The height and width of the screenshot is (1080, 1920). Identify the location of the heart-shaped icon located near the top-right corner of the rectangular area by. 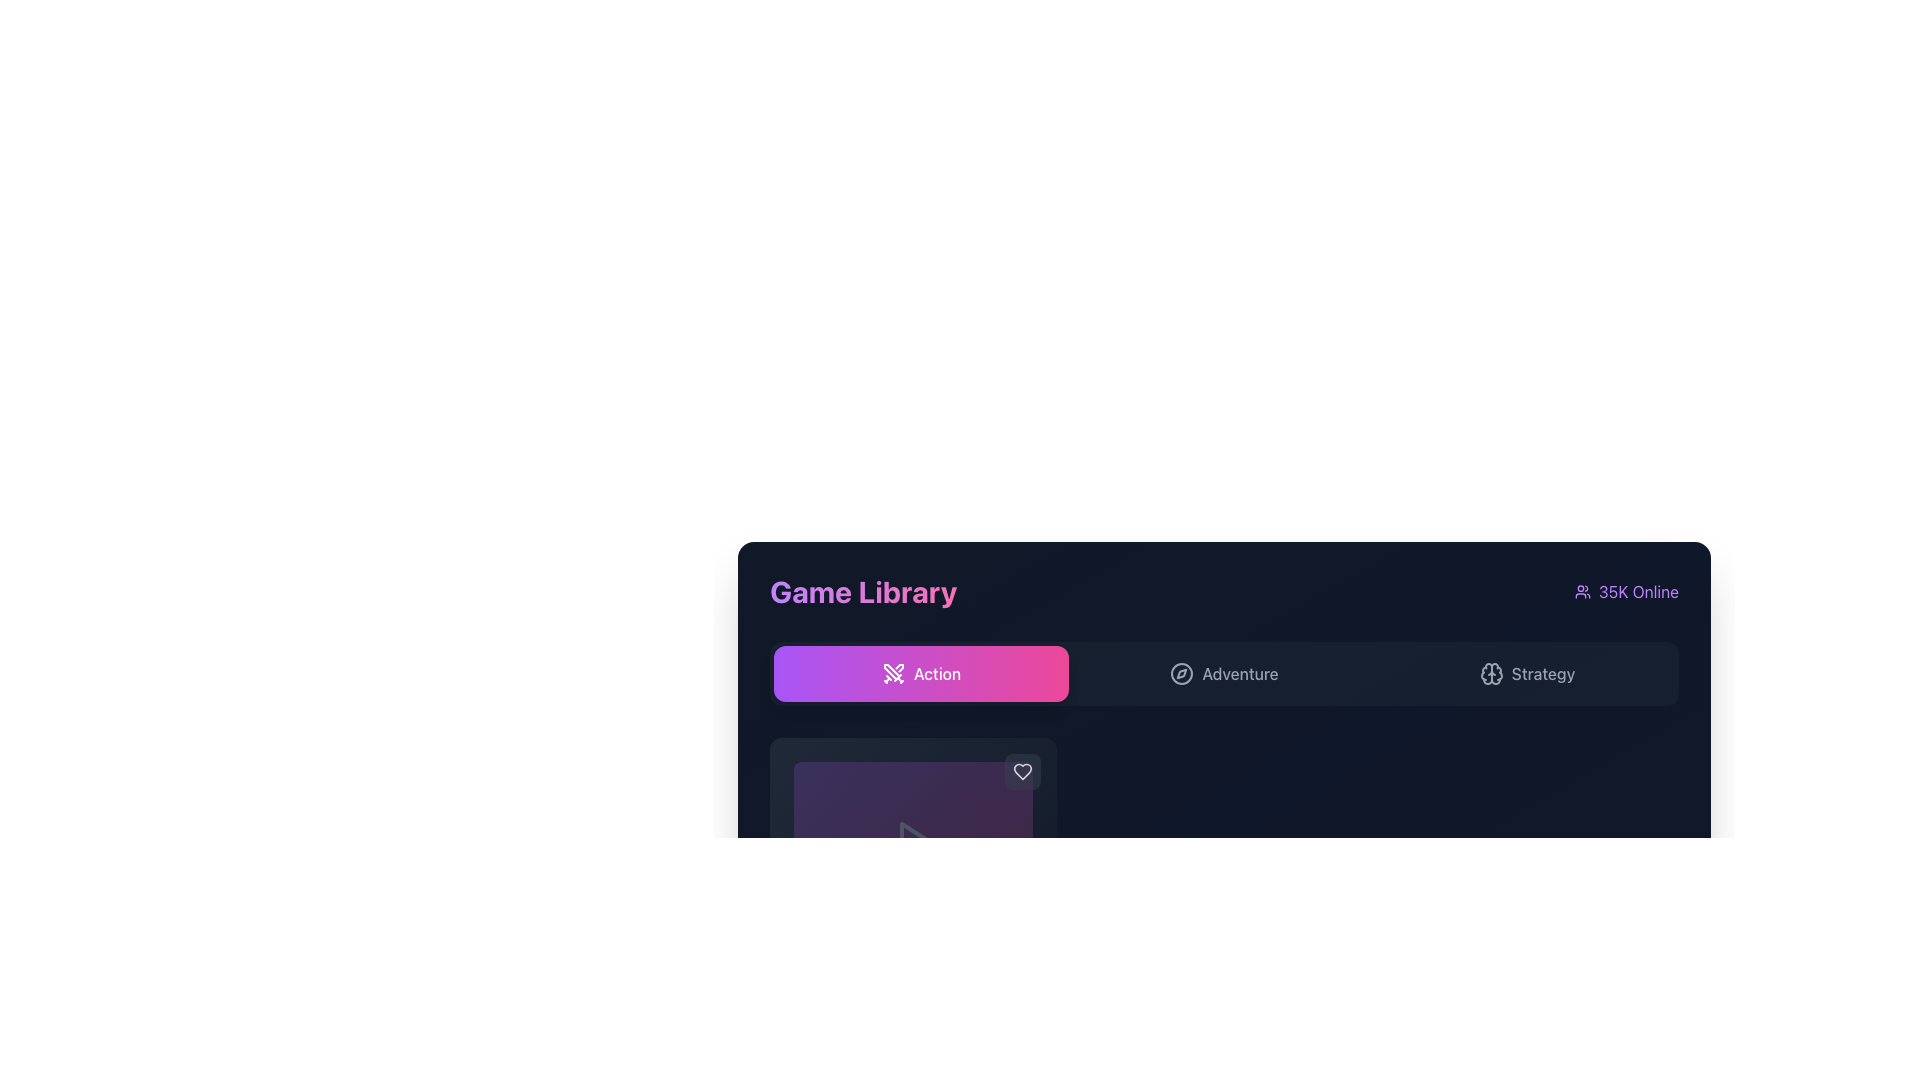
(1022, 770).